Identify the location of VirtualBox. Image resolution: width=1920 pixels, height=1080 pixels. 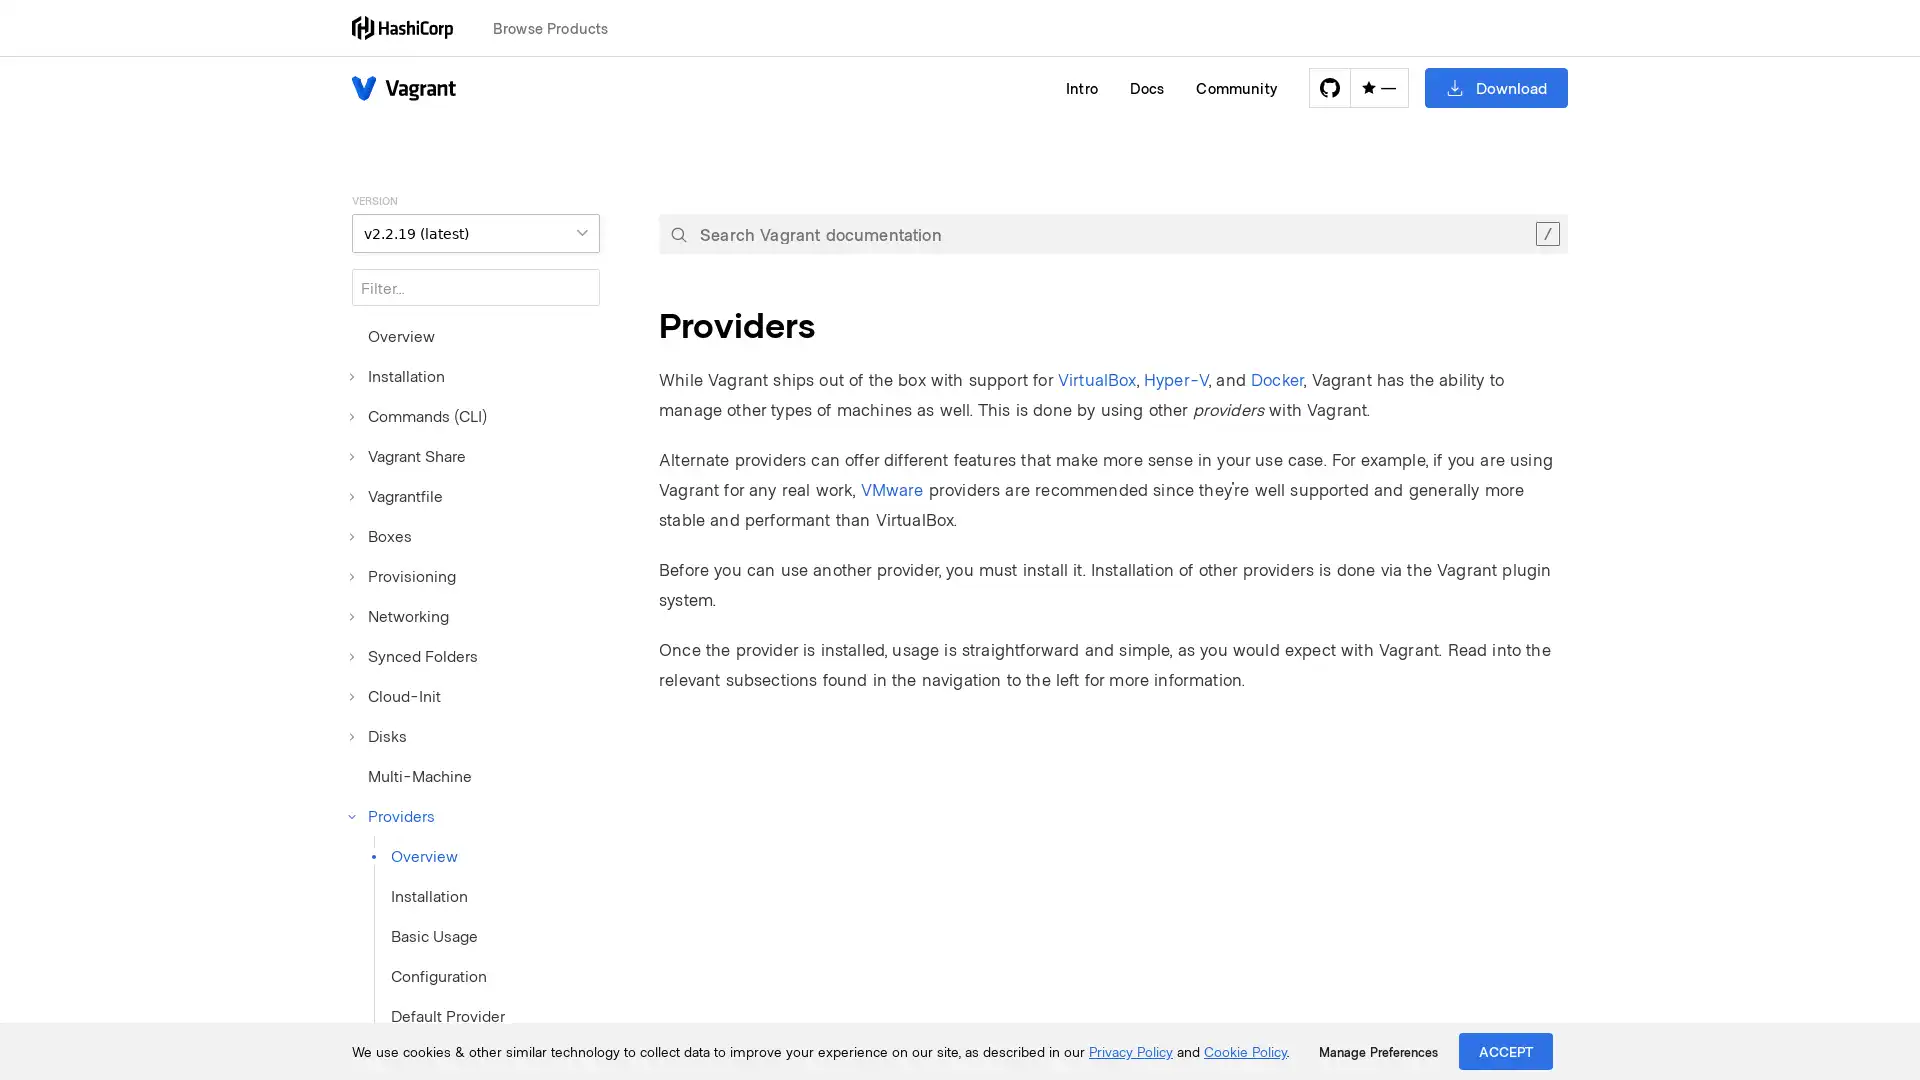
(416, 1055).